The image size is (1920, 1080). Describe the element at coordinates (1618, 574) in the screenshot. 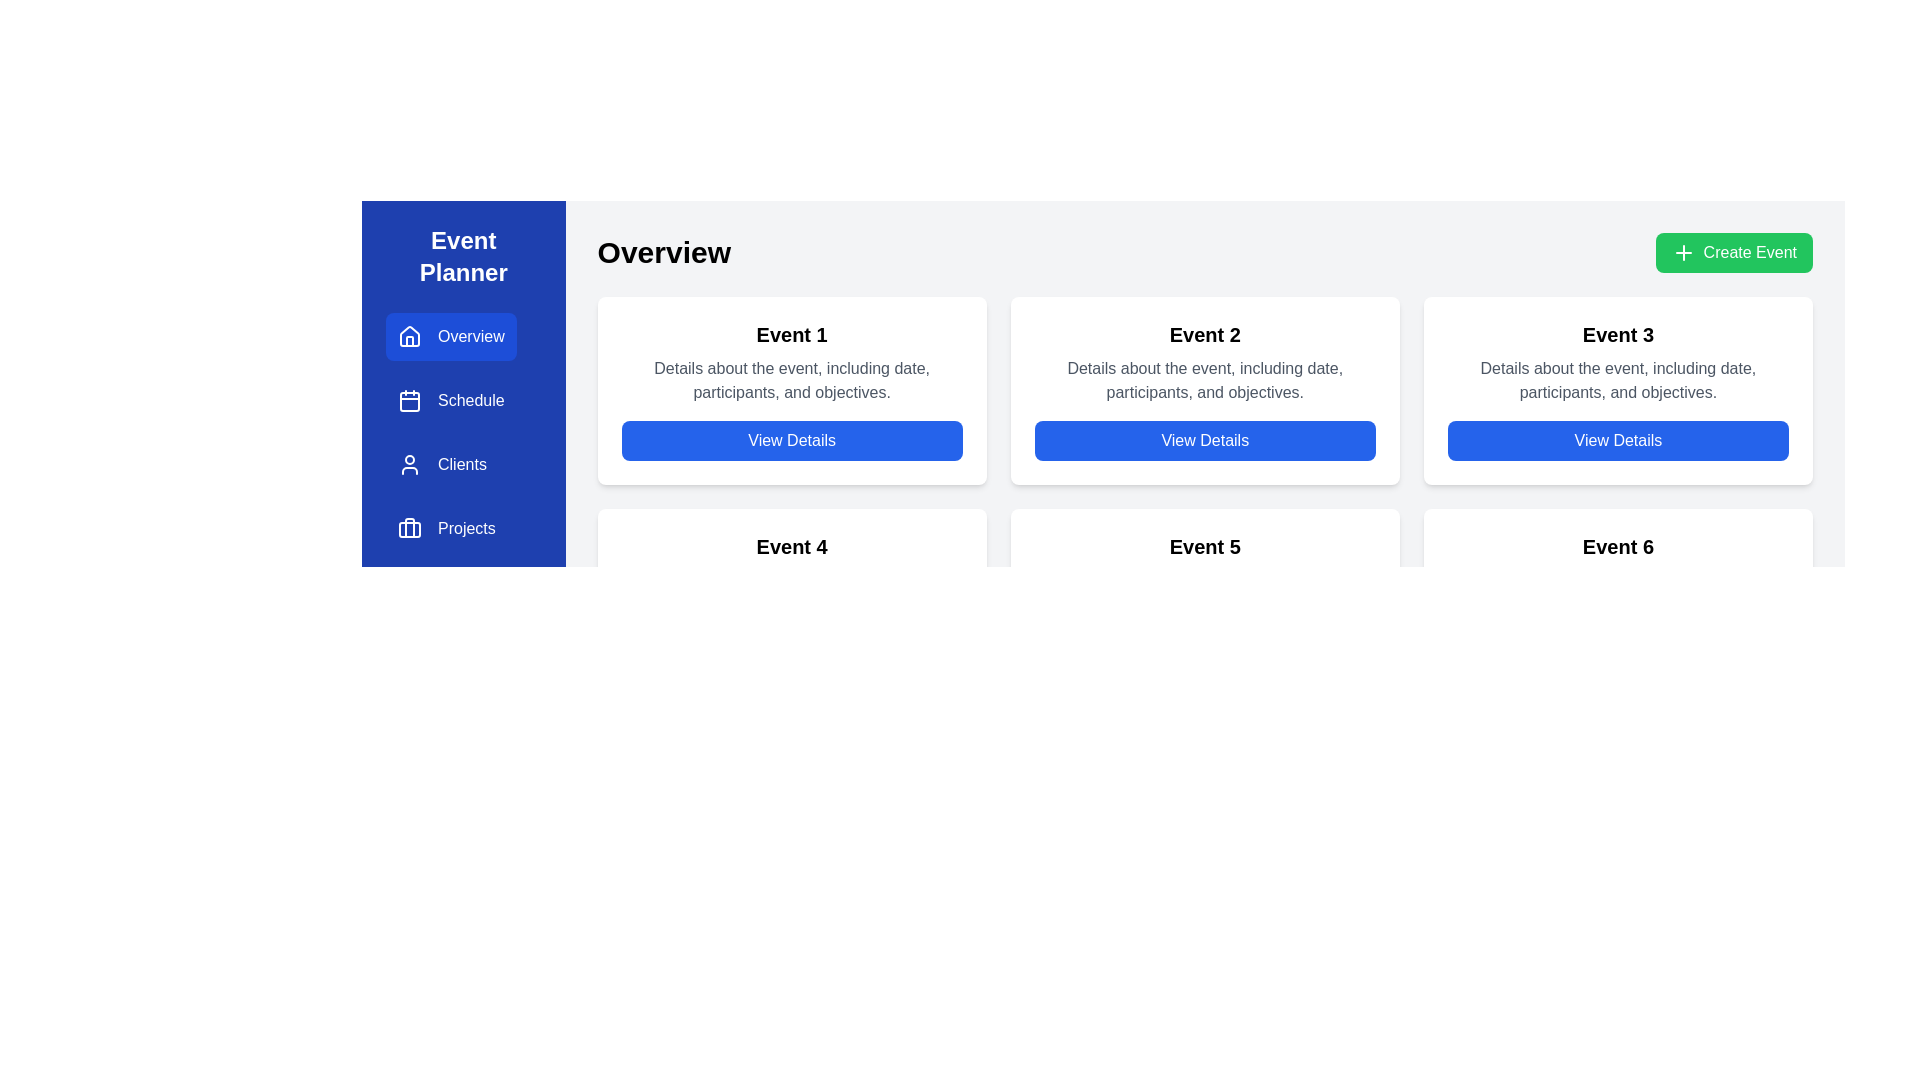

I see `event details from the textual information block titled 'Event 6', which is located in the bottom right section of the event cards grid` at that location.